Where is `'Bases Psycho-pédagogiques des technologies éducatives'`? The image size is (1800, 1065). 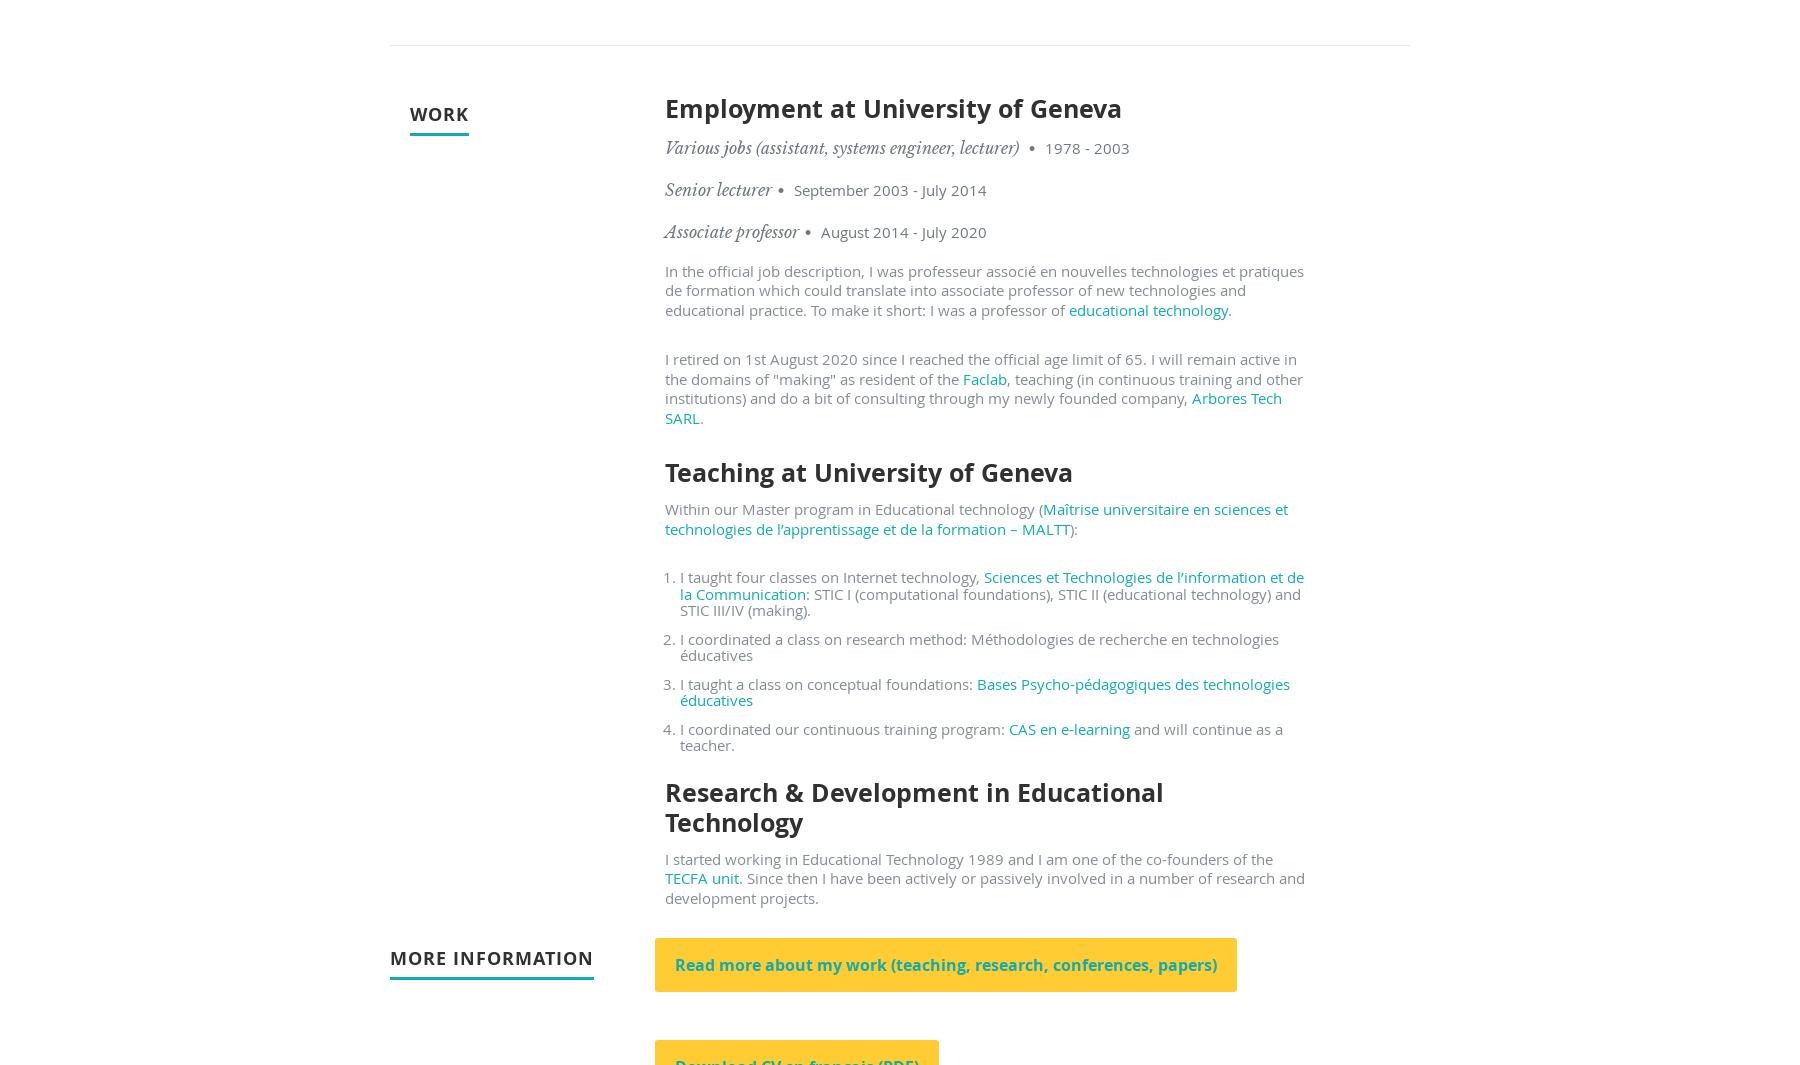 'Bases Psycho-pédagogiques des technologies éducatives' is located at coordinates (679, 691).